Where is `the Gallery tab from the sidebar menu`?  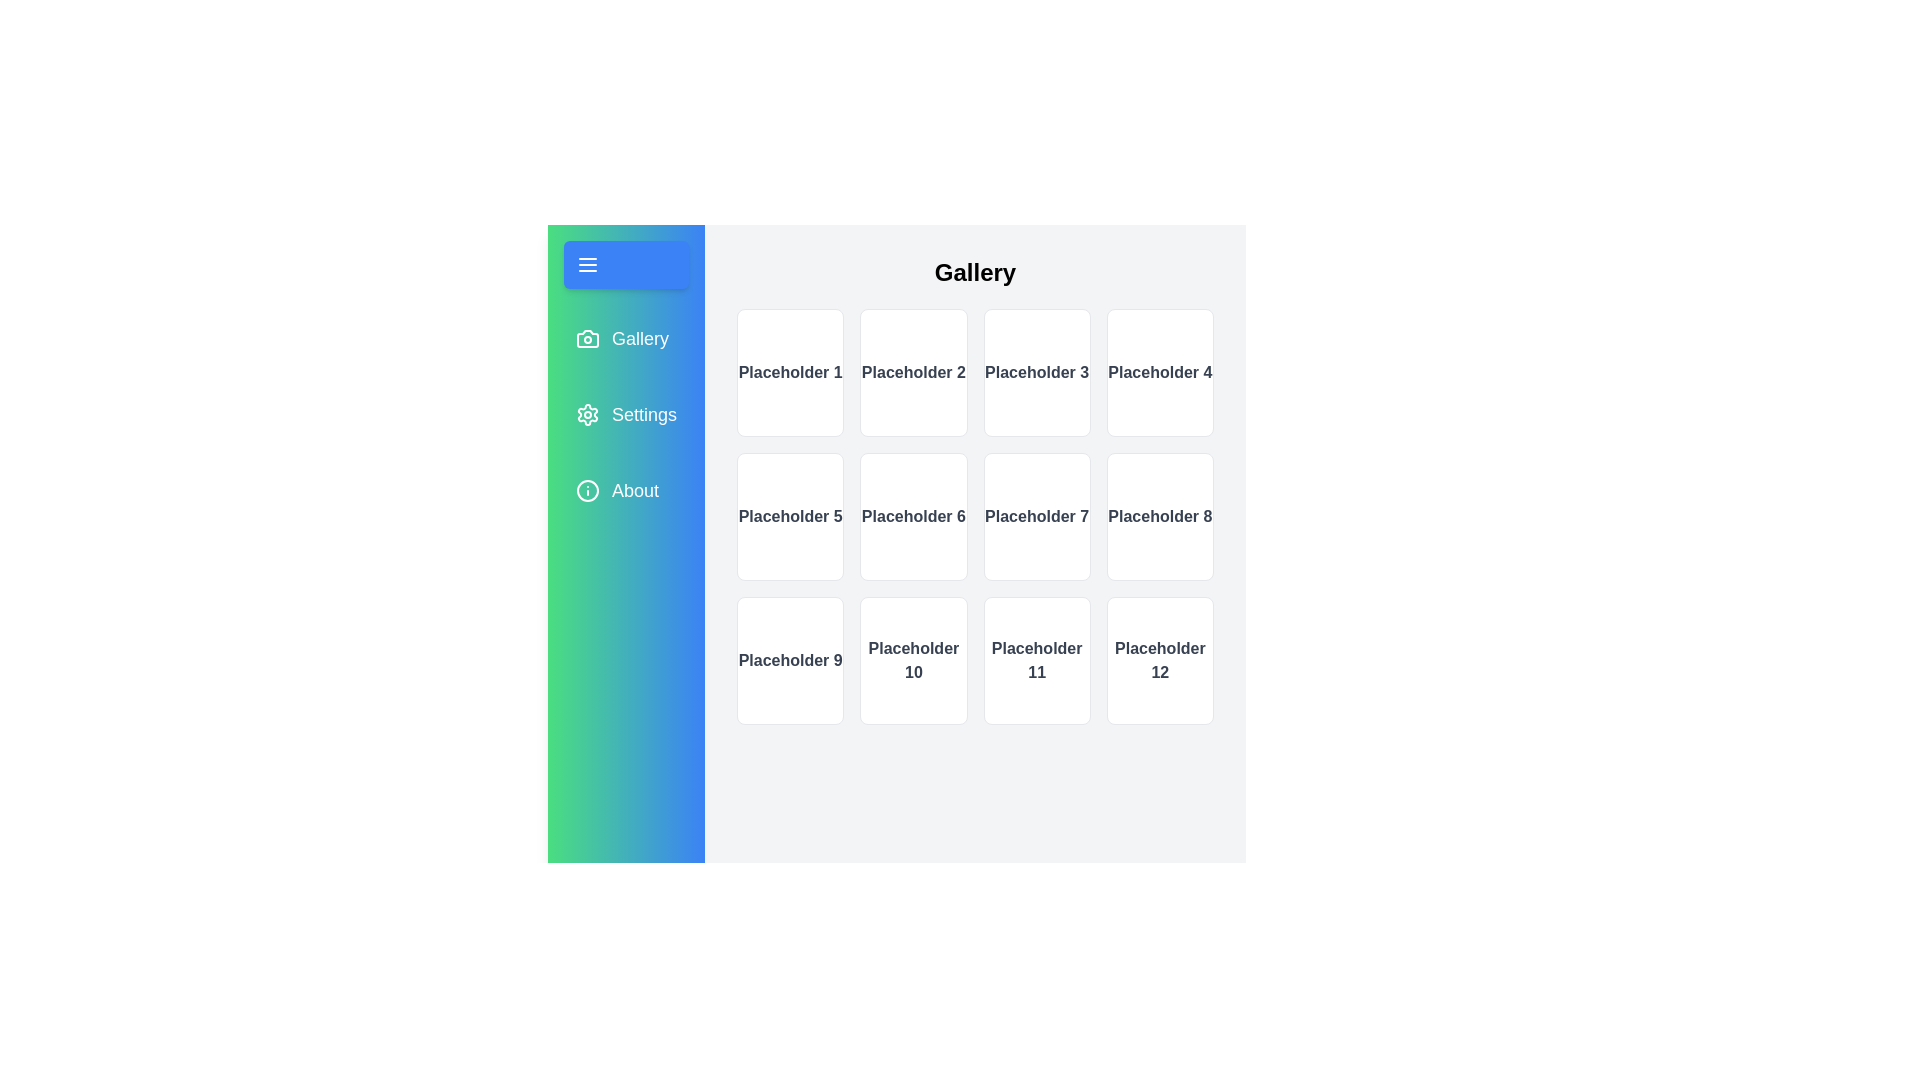
the Gallery tab from the sidebar menu is located at coordinates (624, 338).